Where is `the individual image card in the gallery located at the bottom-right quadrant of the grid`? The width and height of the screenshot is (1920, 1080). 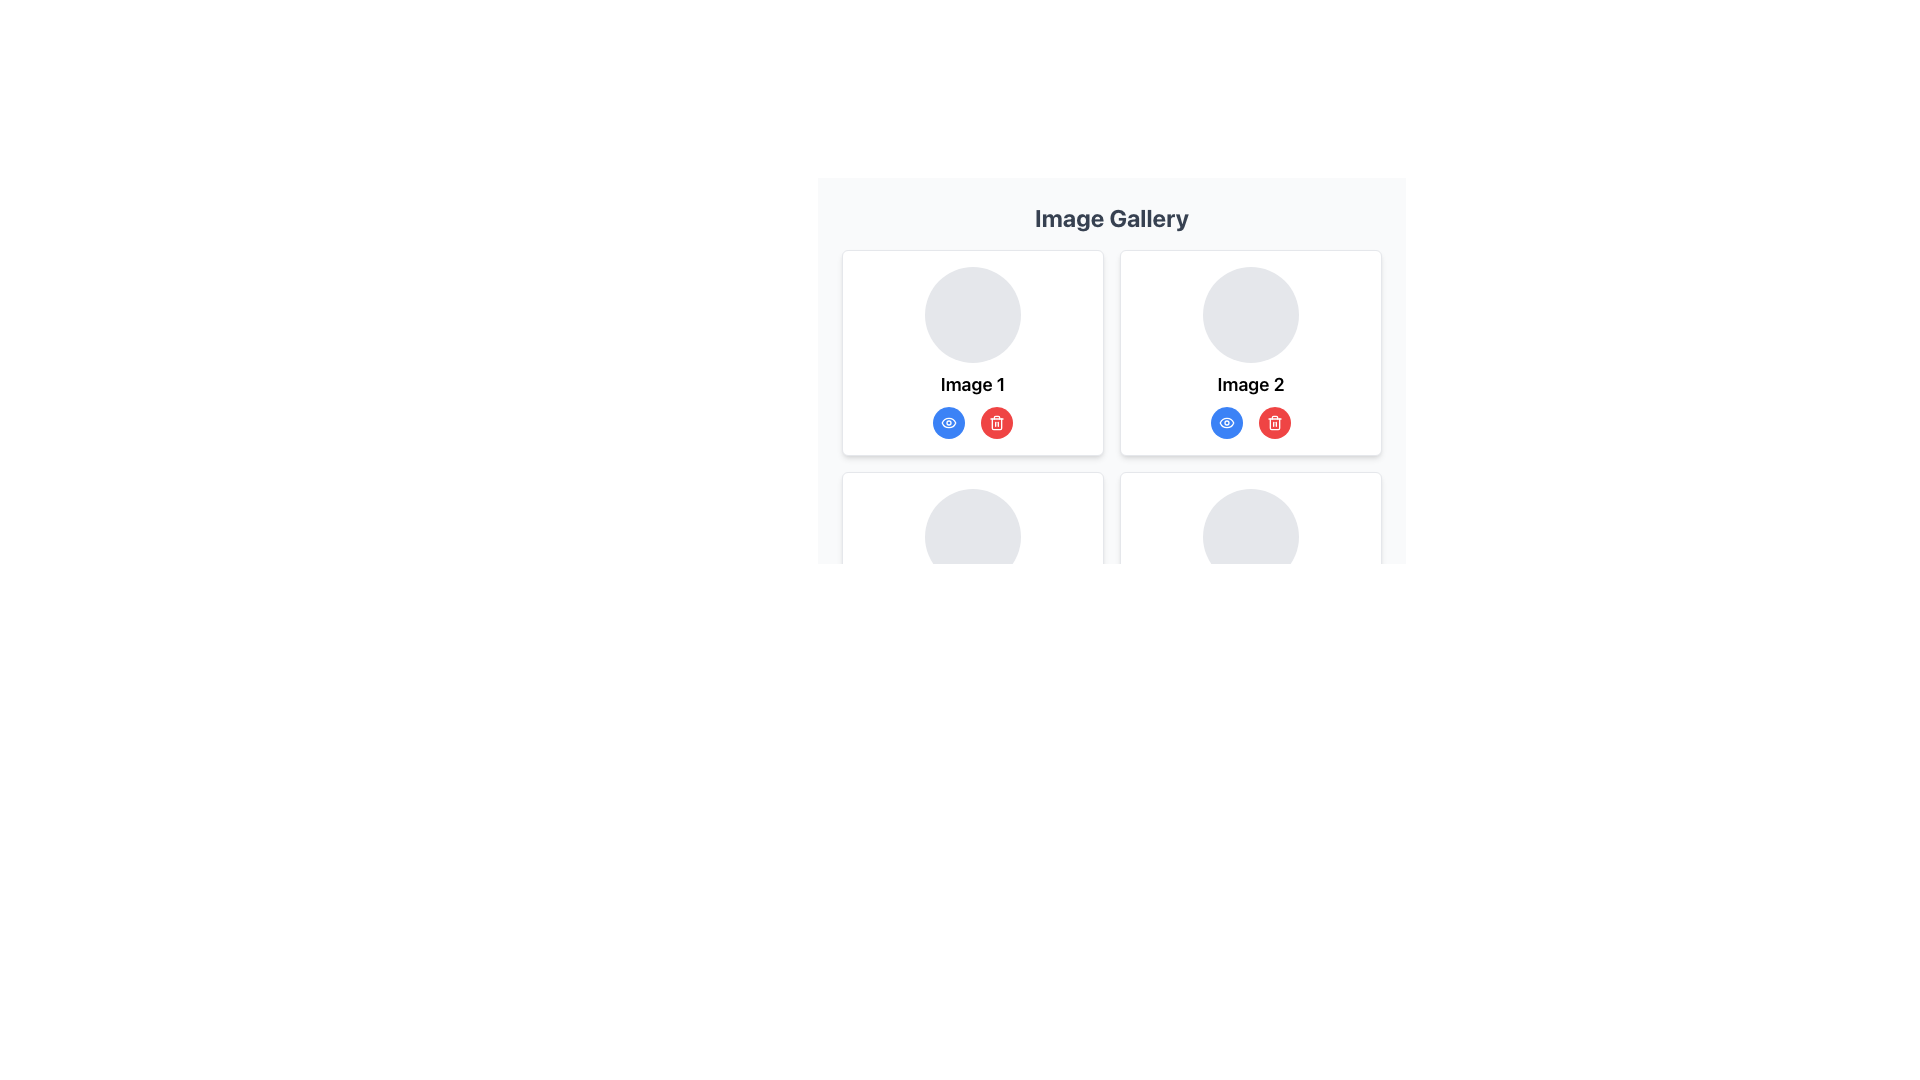
the individual image card in the gallery located at the bottom-right quadrant of the grid is located at coordinates (1250, 574).